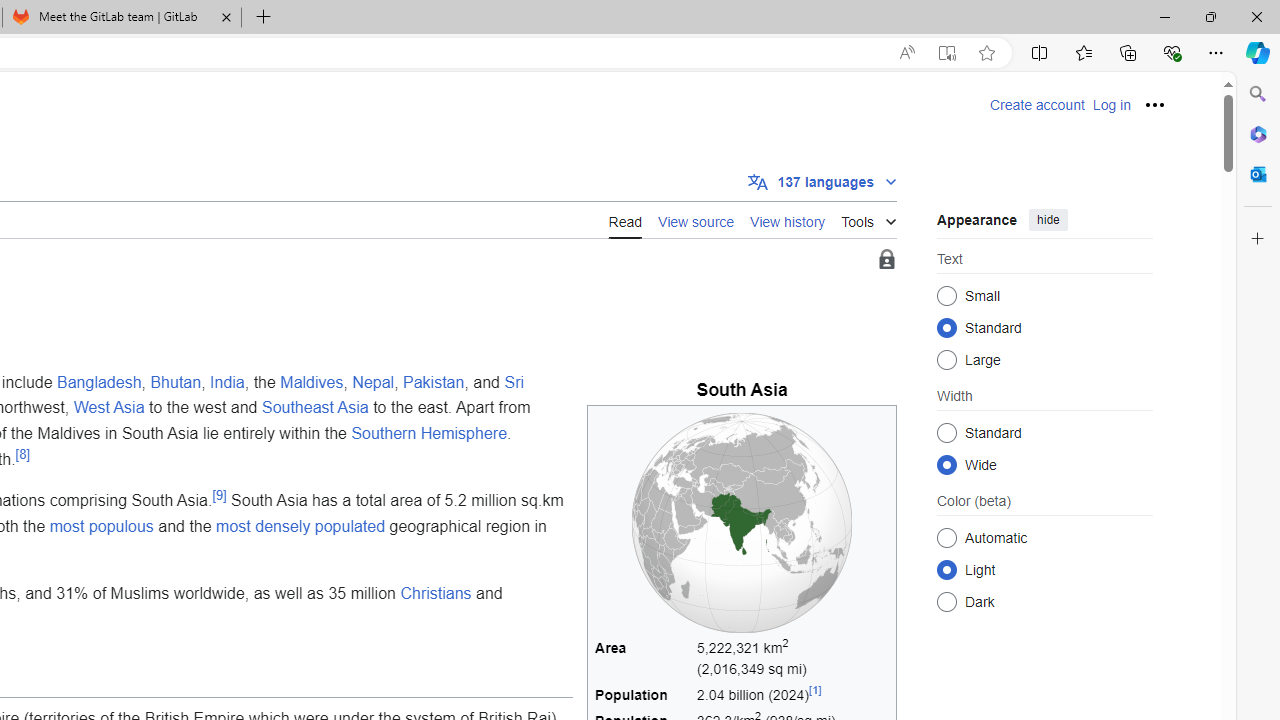  What do you see at coordinates (176, 381) in the screenshot?
I see `'Bhutan'` at bounding box center [176, 381].